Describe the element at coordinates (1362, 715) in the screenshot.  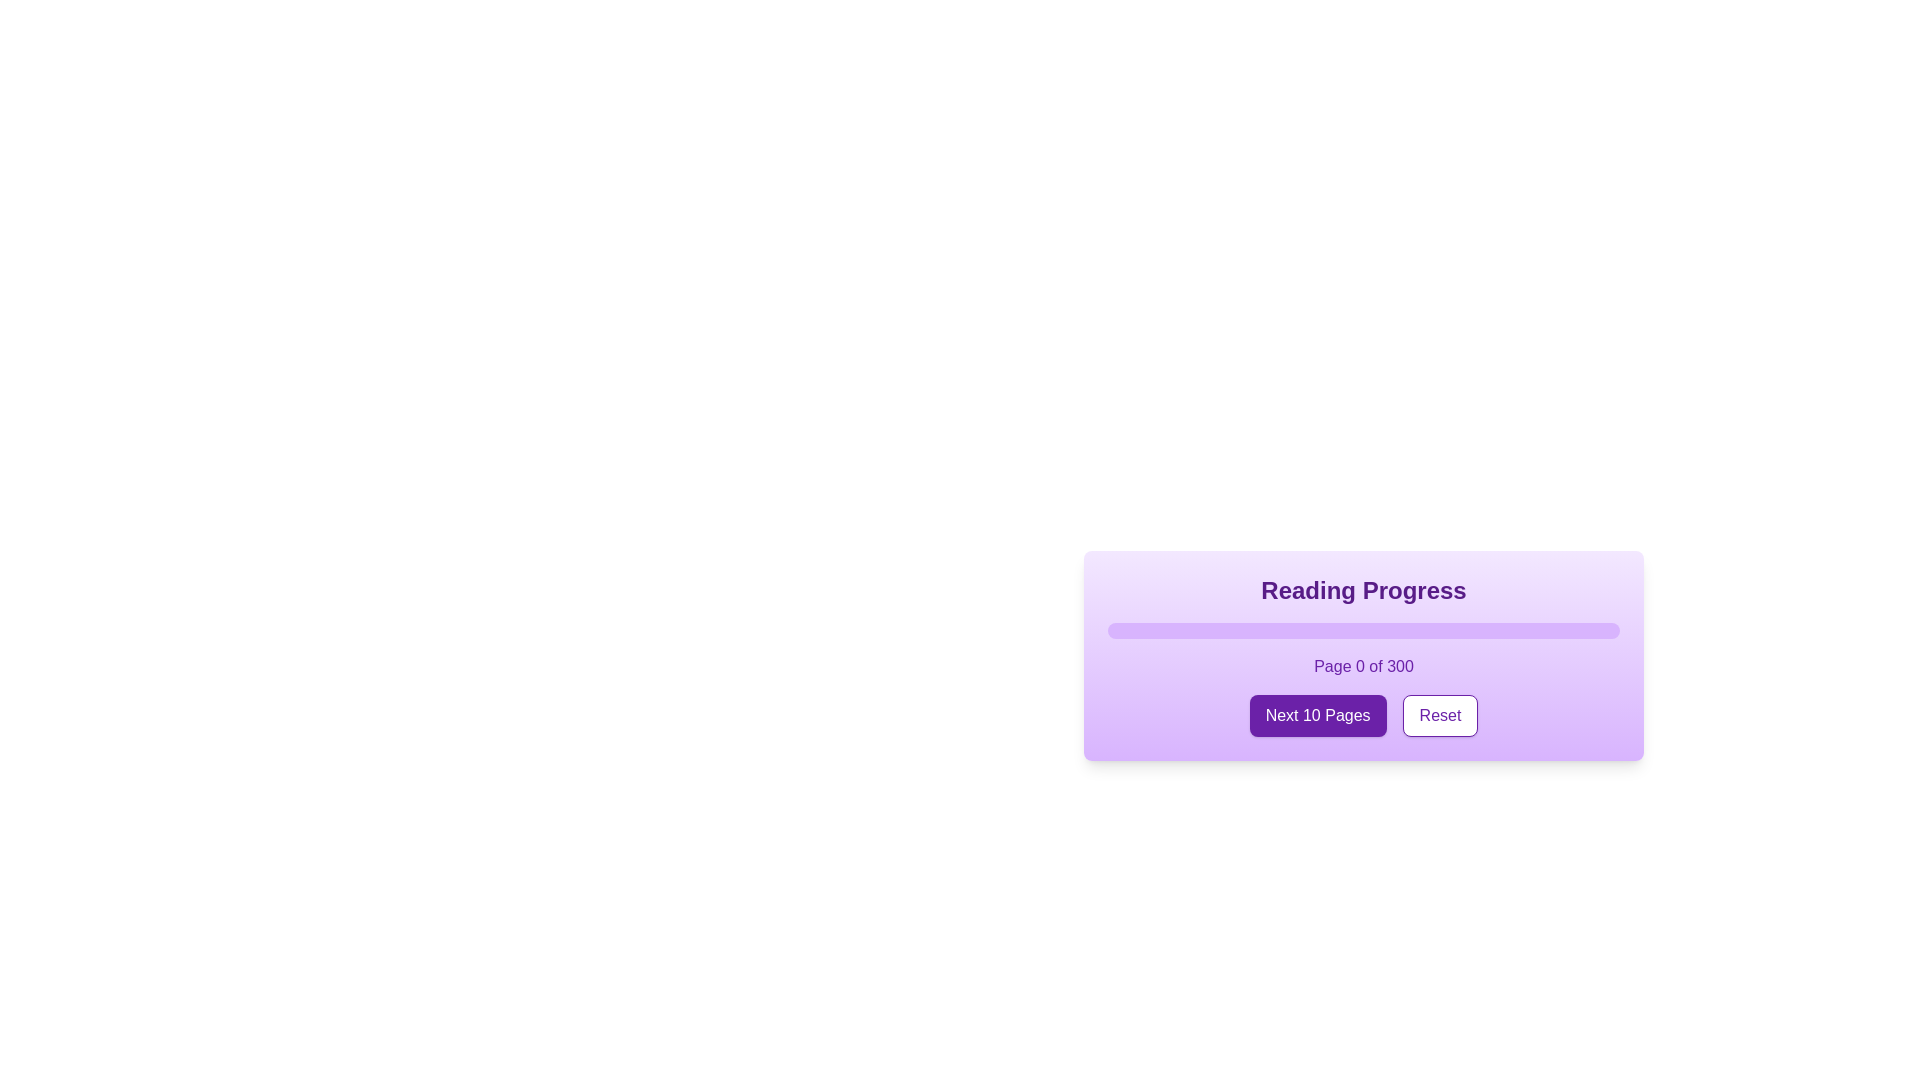
I see `the 'Next 10 Pages' button located in the 'Reading Progress' section to advance the progress tracker by ten pages` at that location.